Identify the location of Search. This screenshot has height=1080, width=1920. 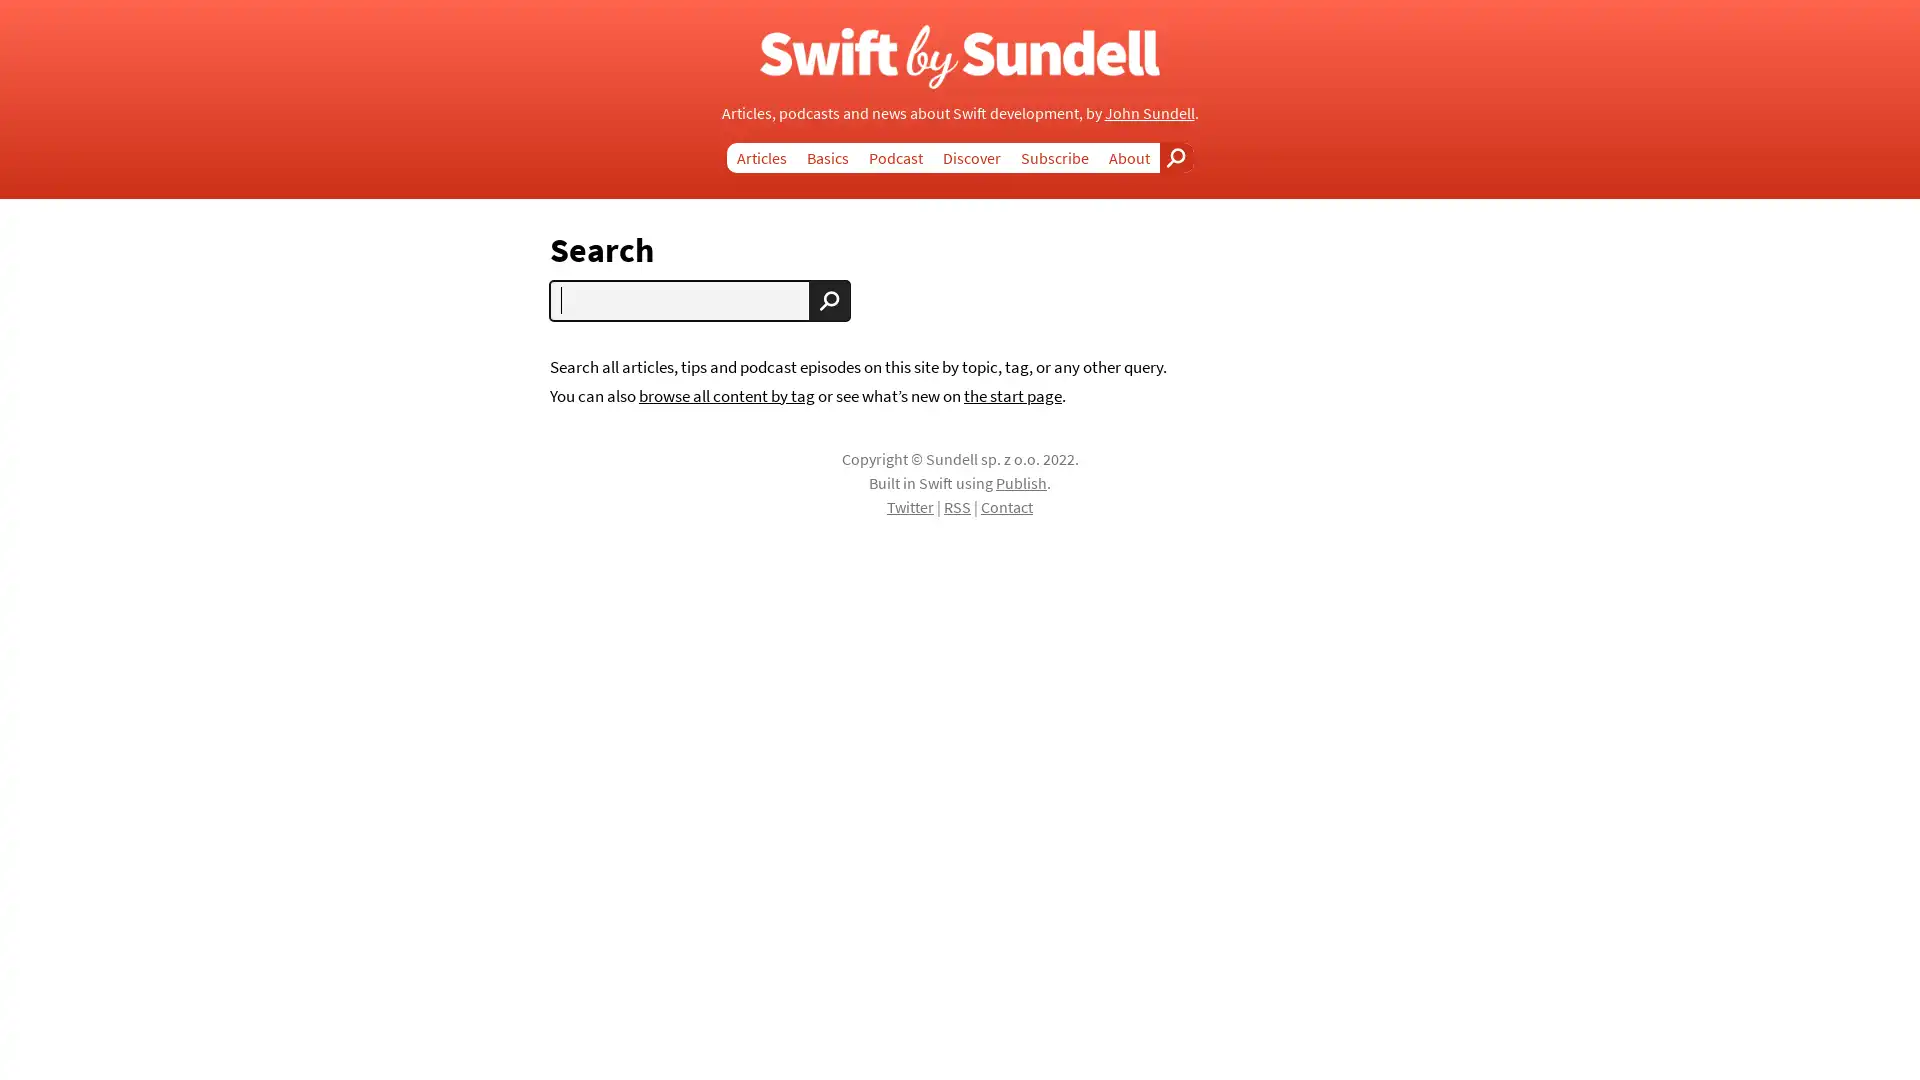
(829, 300).